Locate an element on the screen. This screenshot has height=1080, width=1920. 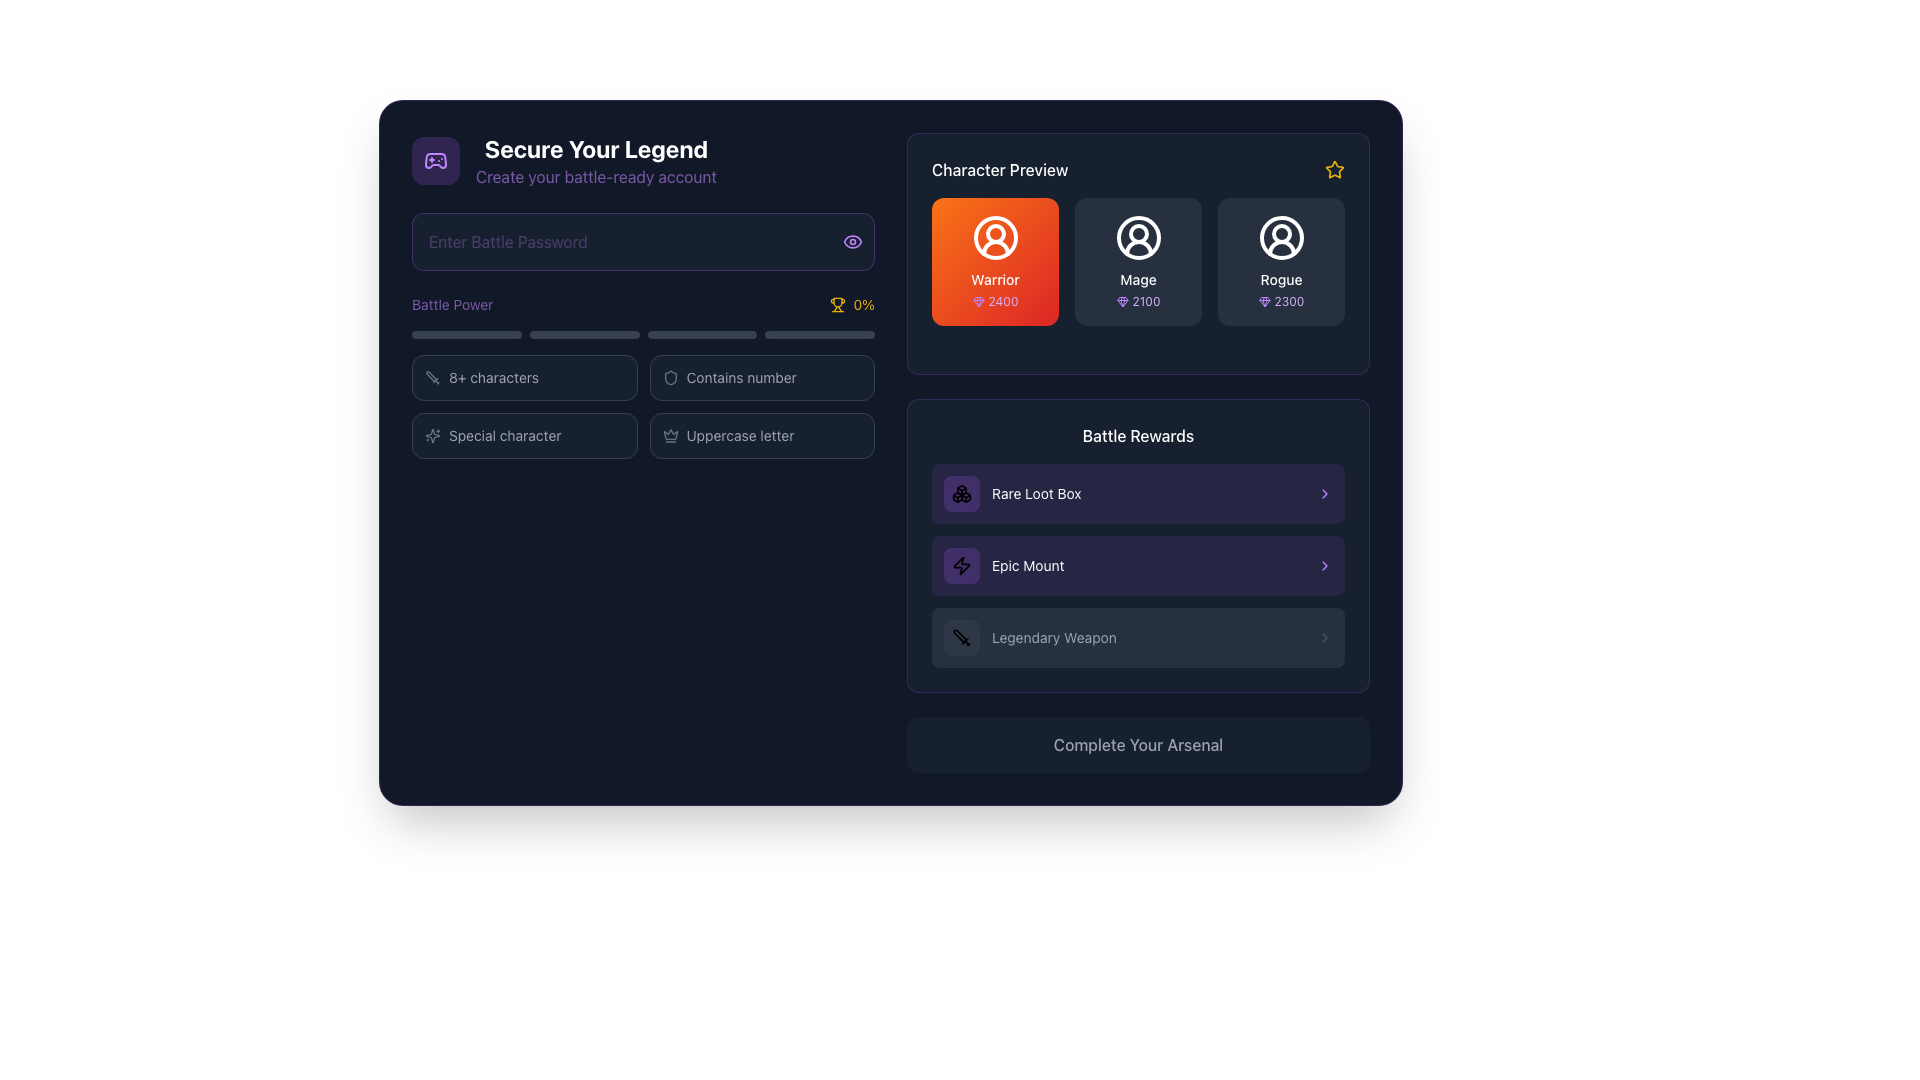
the Decorative SVG circle representing the user avatar icon for the 'Rogue' character, which is the outermost circular shape within the user avatar icon is located at coordinates (1281, 237).